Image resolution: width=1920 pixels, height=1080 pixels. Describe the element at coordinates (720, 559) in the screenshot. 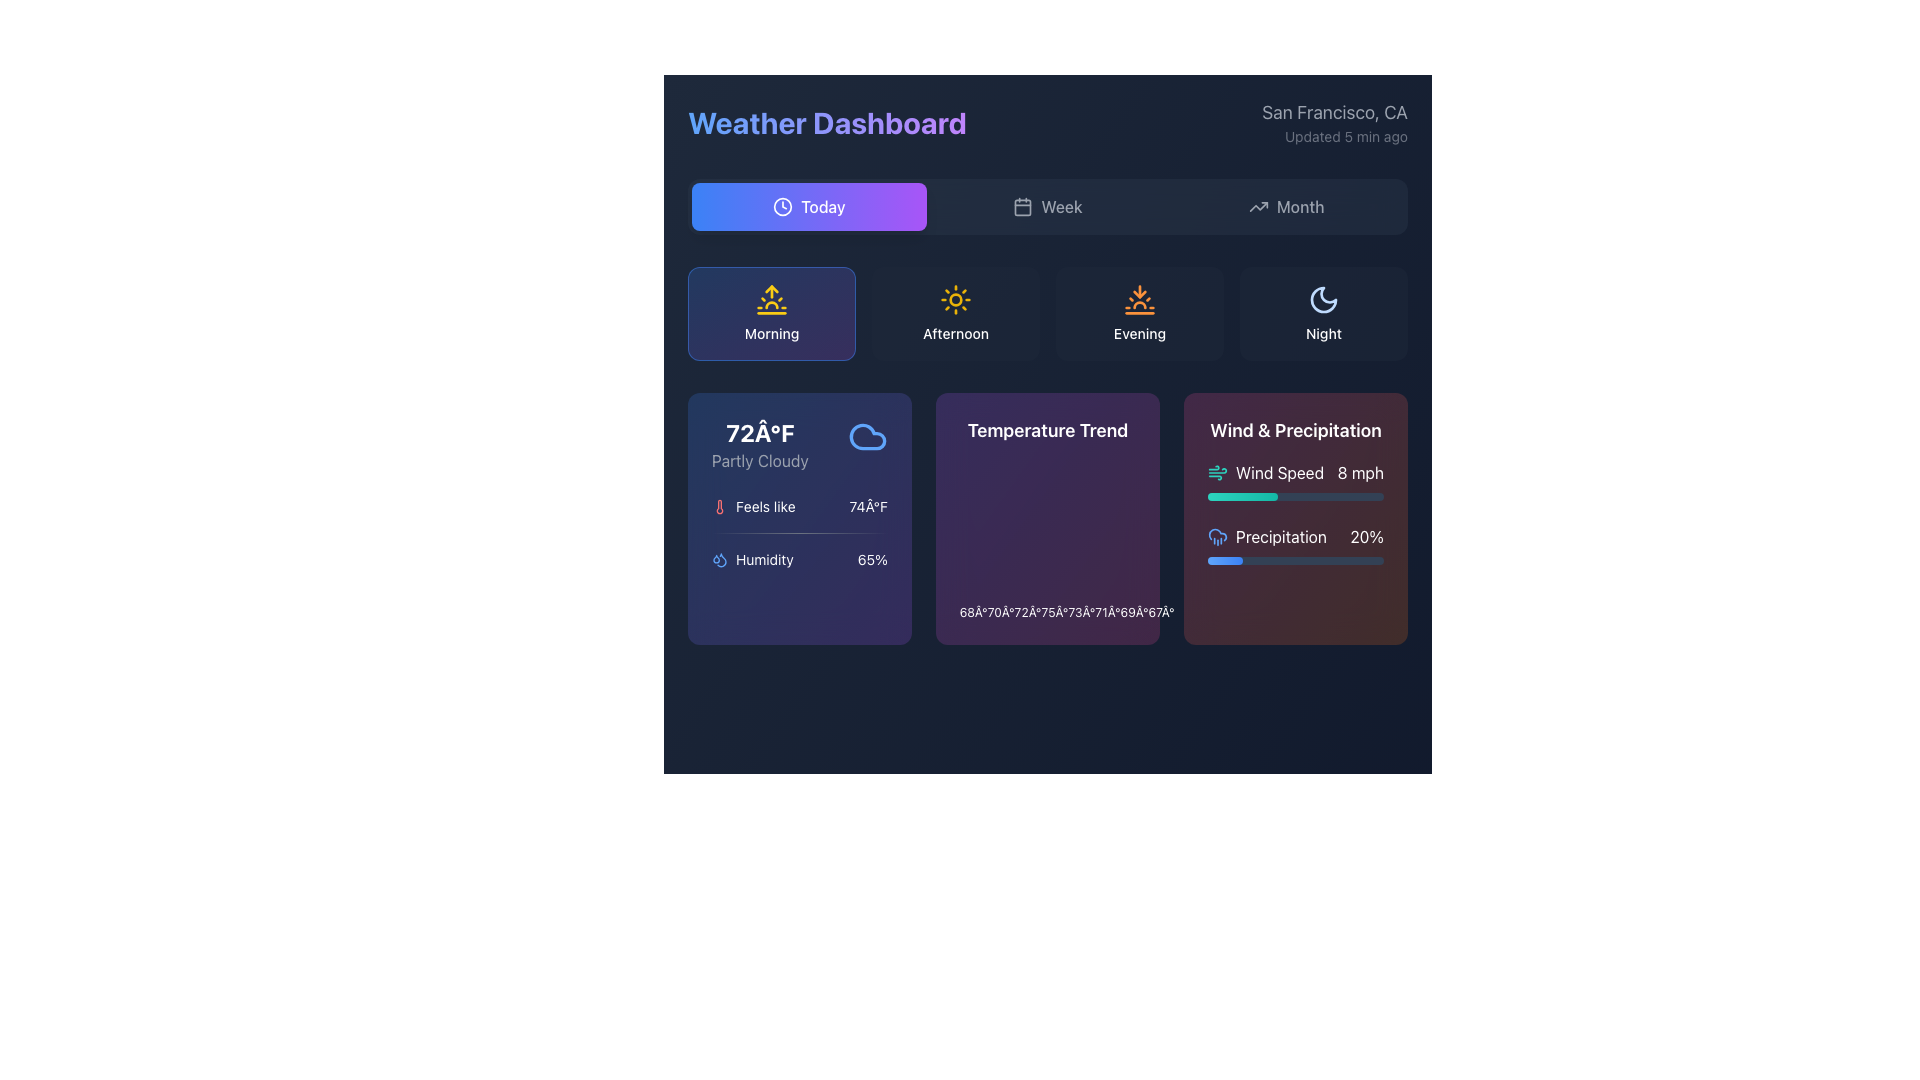

I see `the blue icon representing two drop shapes, which is located to the left of the 'Humidity' text in the weather summary card` at that location.